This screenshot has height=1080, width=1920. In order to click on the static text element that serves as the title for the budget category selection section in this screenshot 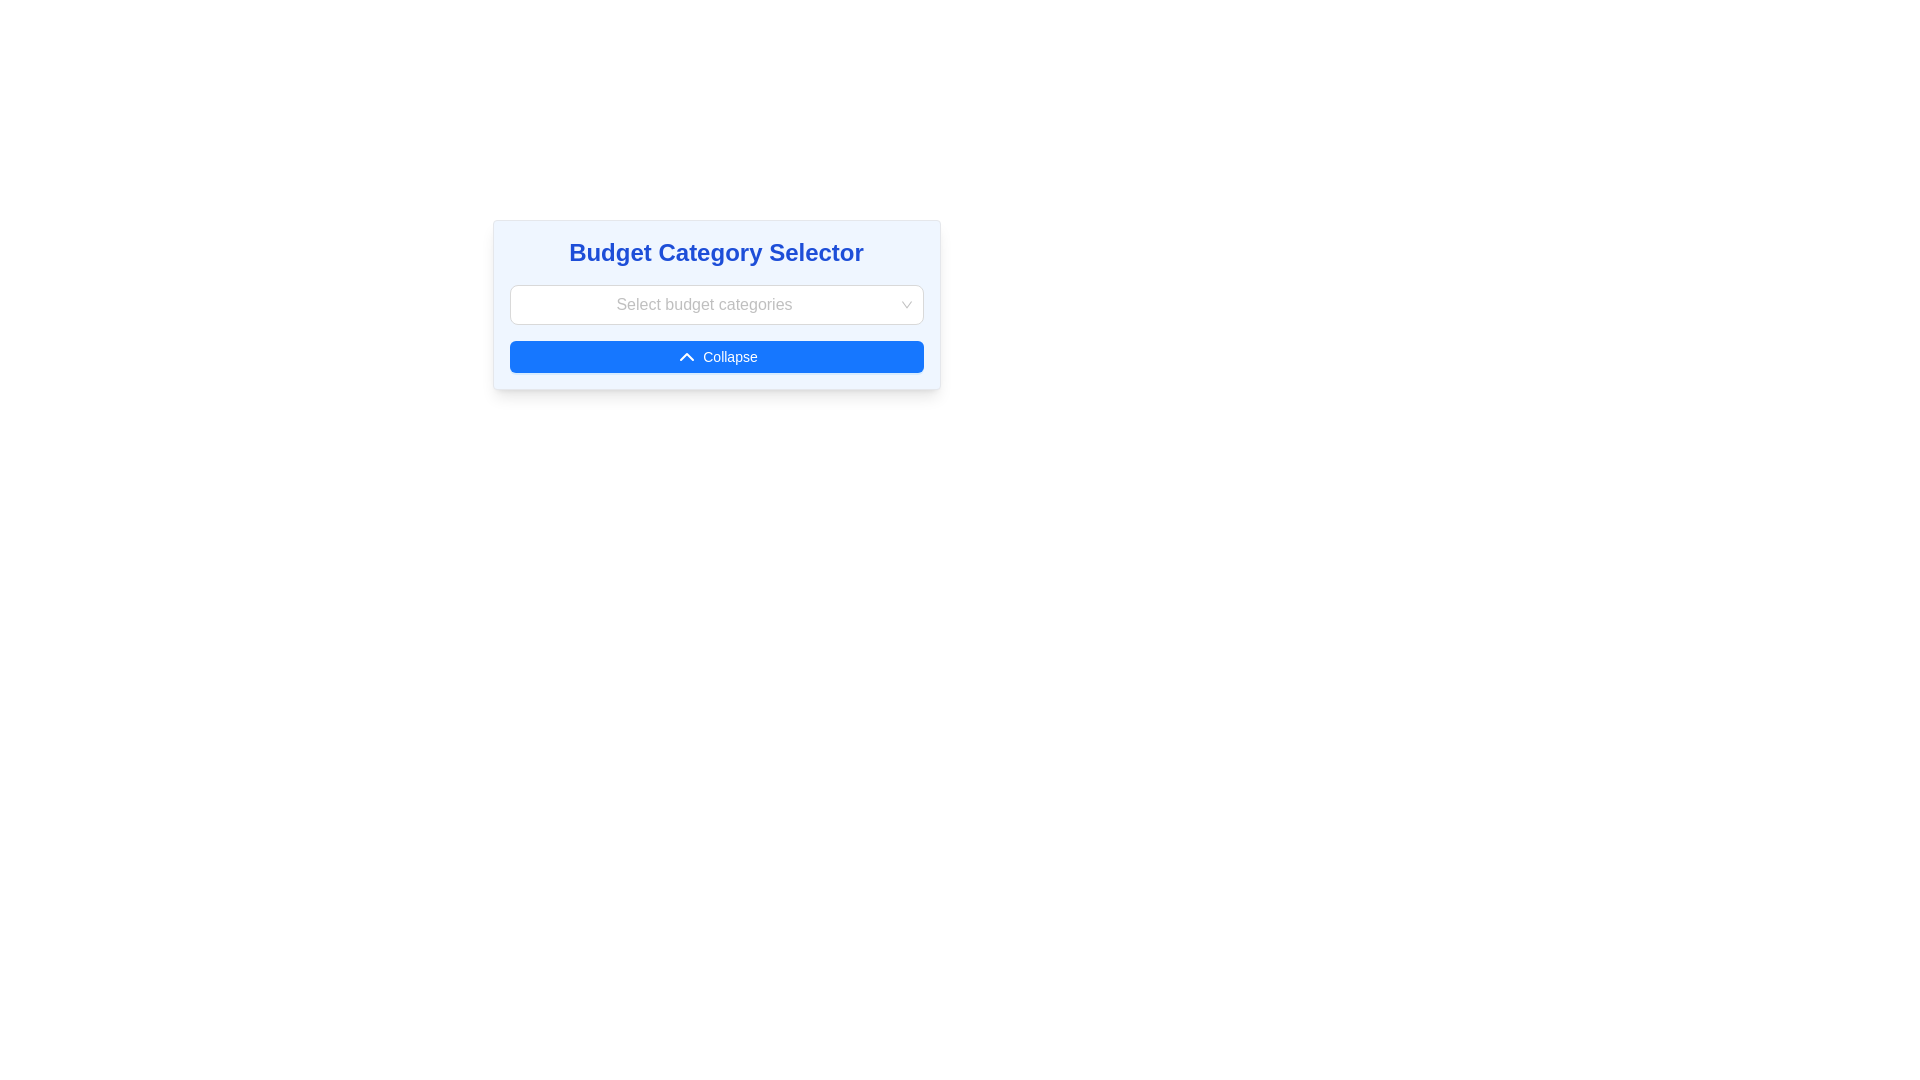, I will do `click(716, 252)`.